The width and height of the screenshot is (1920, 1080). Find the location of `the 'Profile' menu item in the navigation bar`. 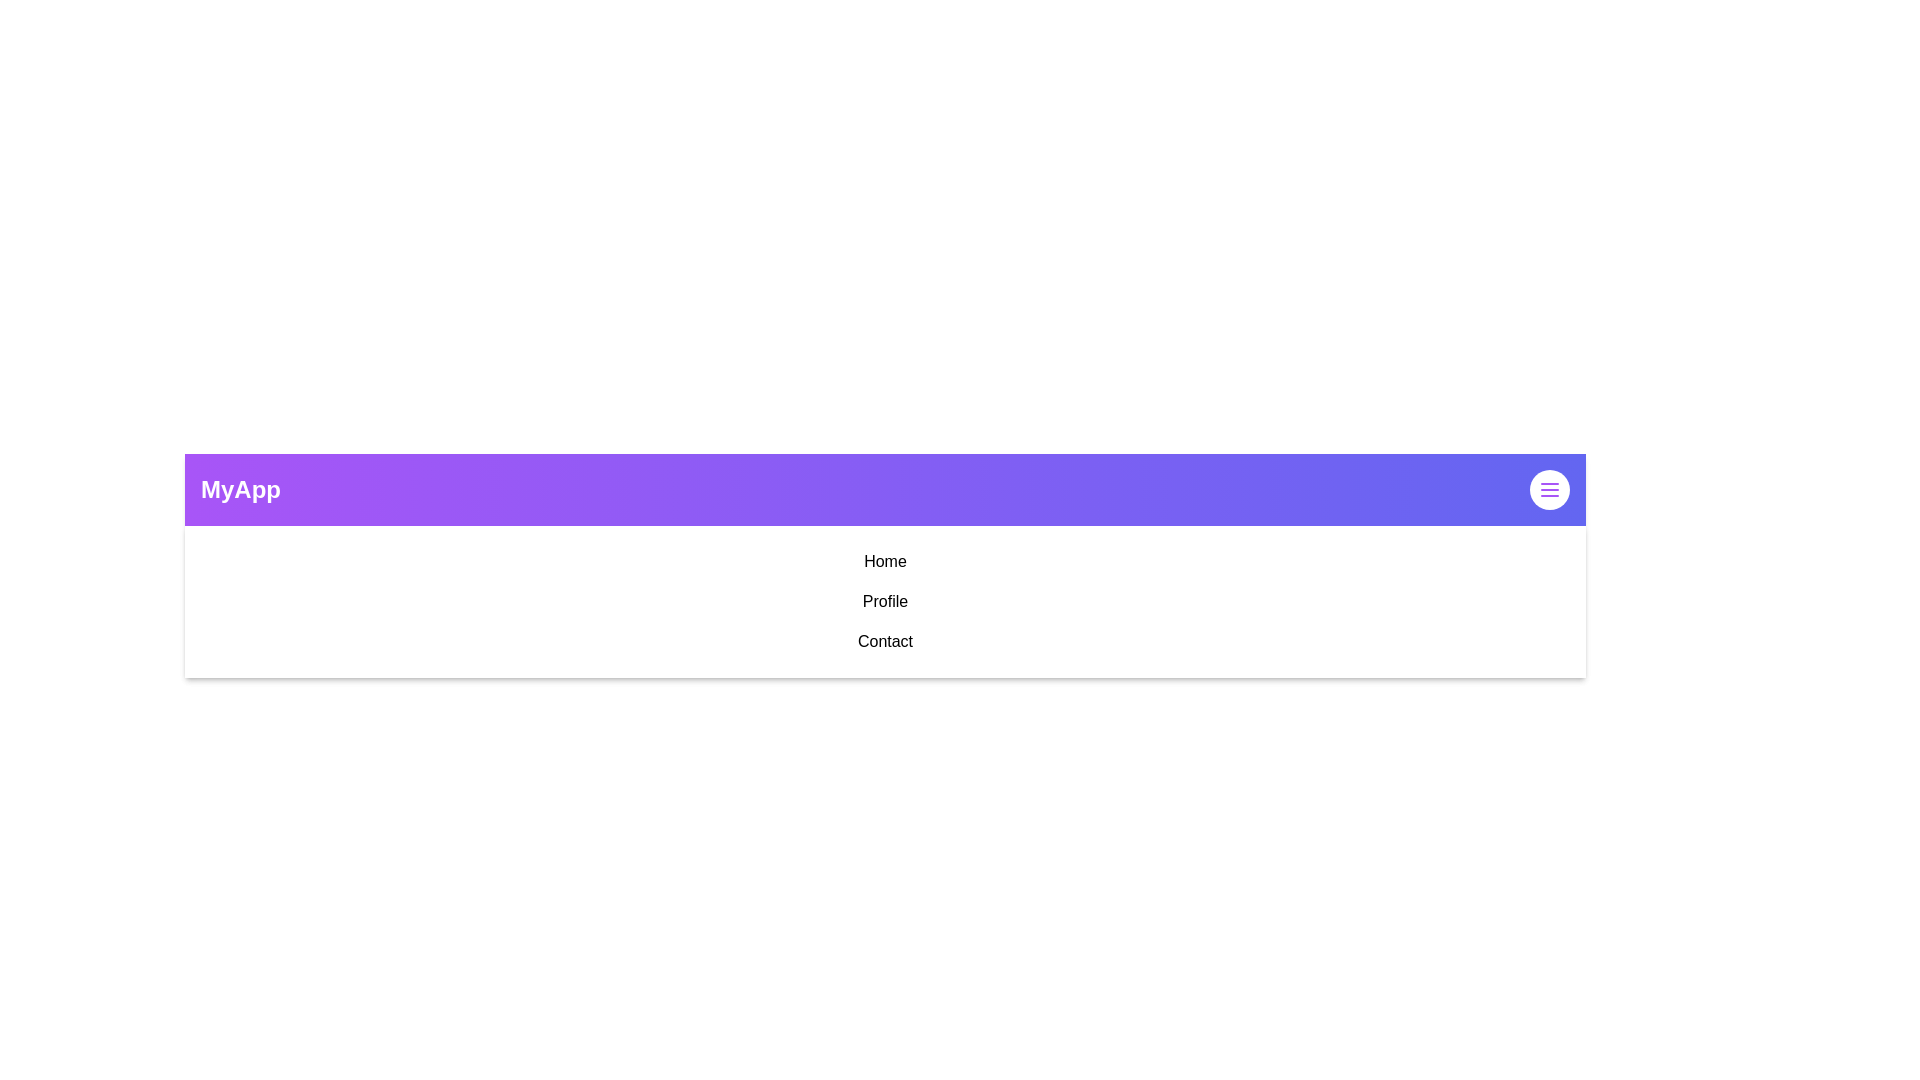

the 'Profile' menu item in the navigation bar is located at coordinates (884, 600).